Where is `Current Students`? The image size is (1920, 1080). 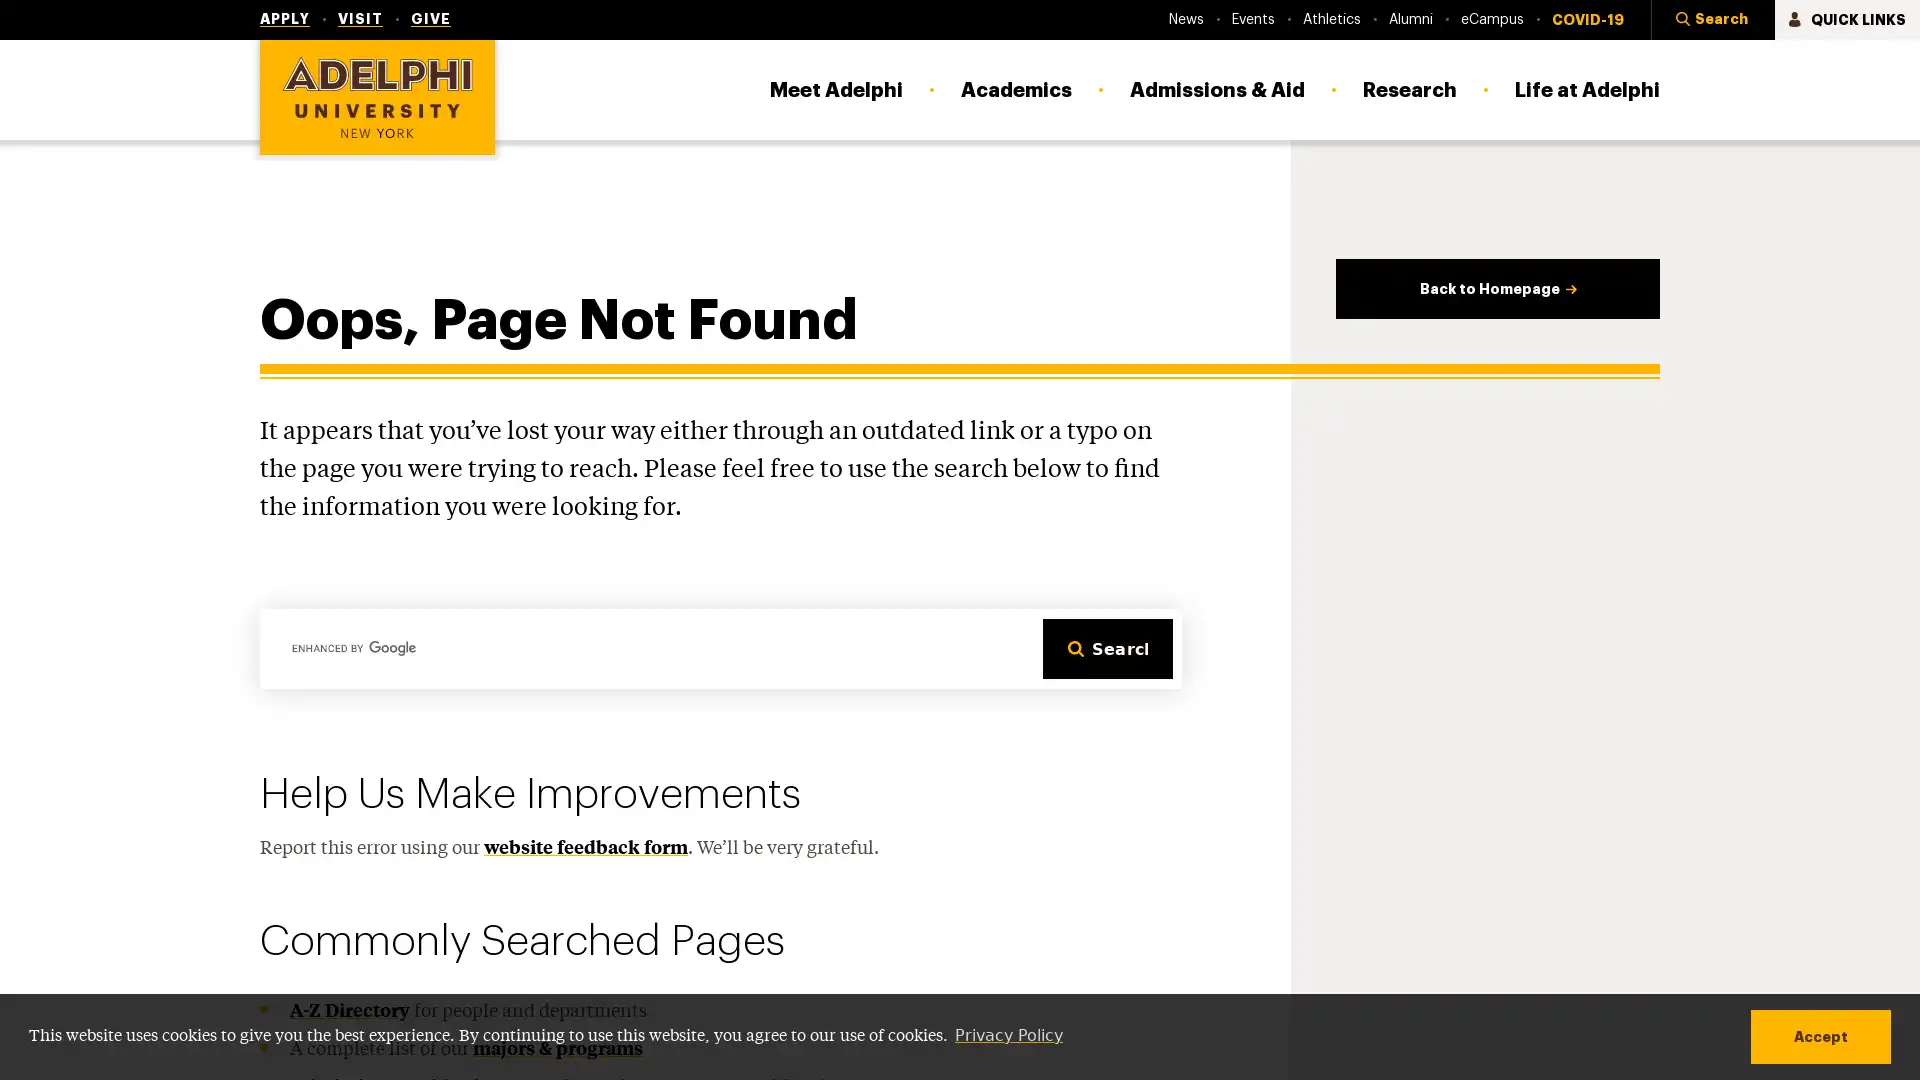 Current Students is located at coordinates (1339, 105).